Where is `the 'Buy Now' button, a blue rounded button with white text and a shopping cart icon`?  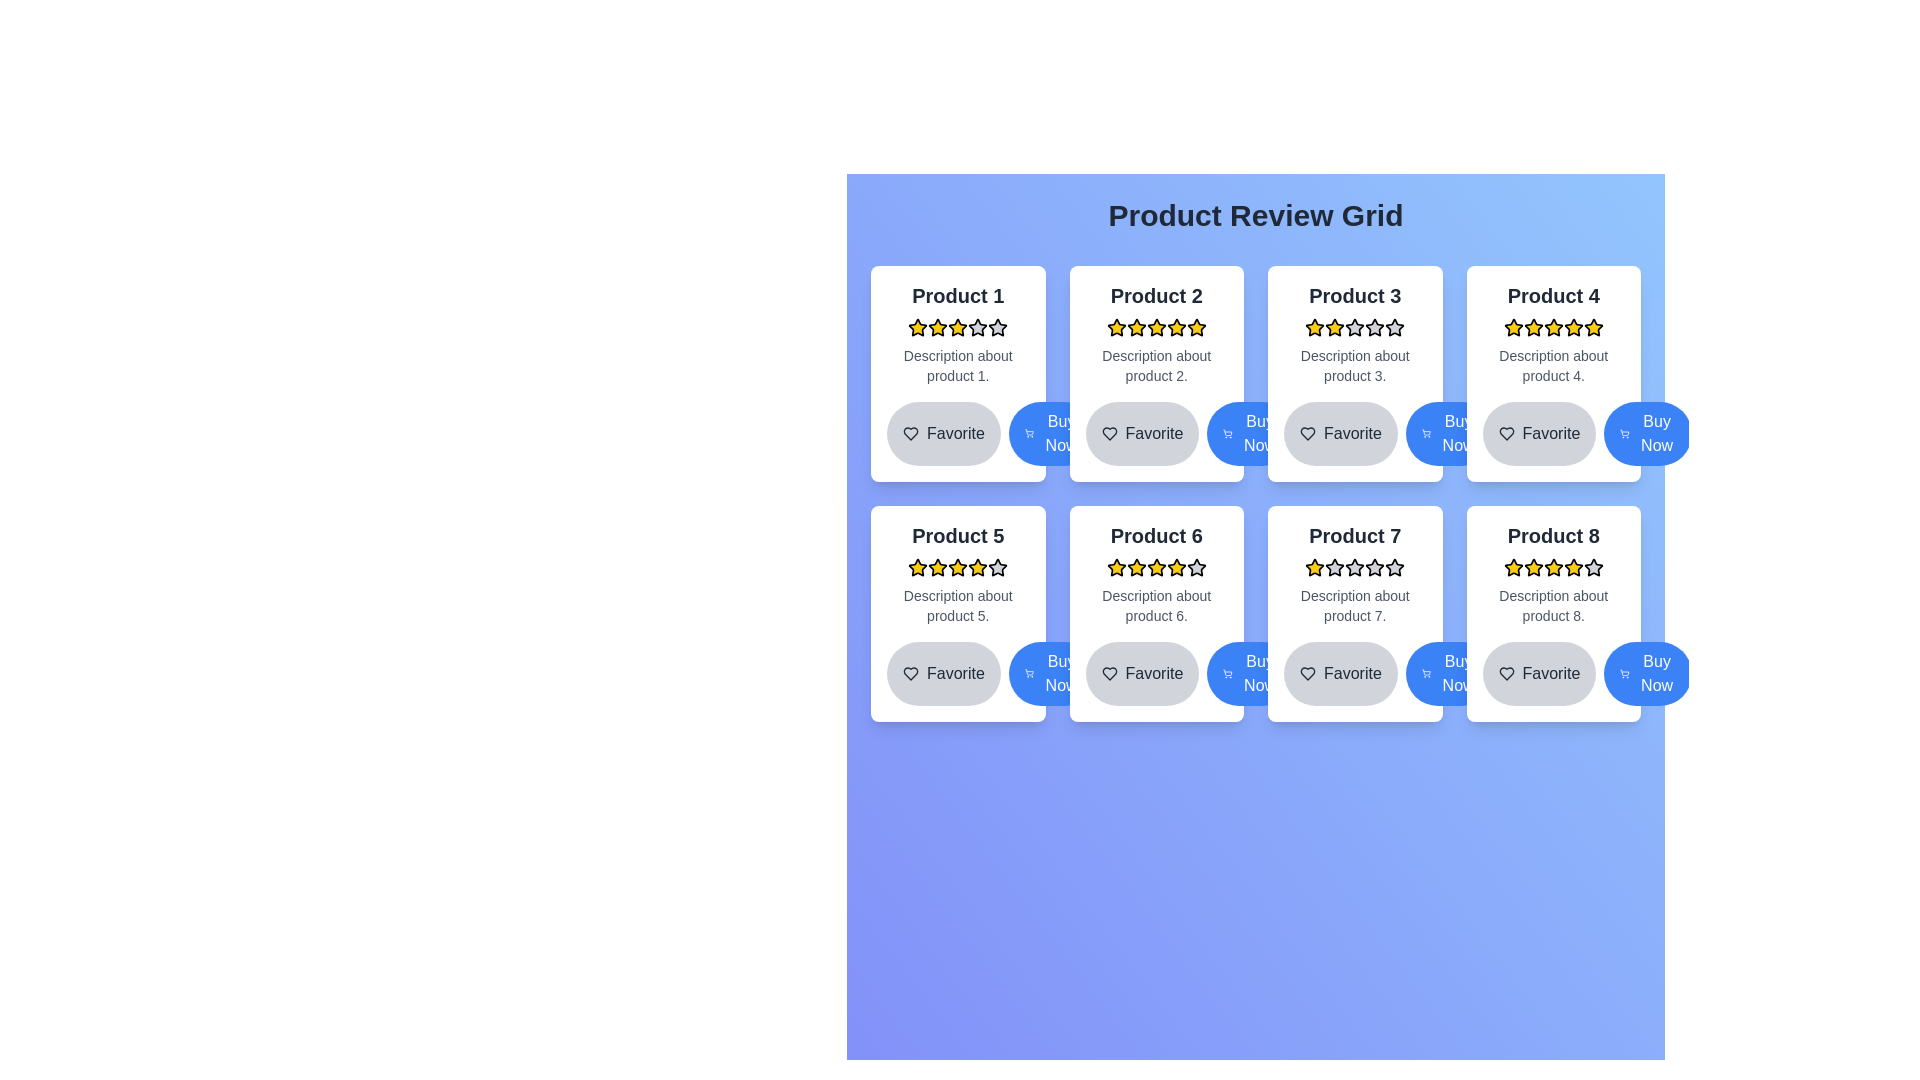
the 'Buy Now' button, a blue rounded button with white text and a shopping cart icon is located at coordinates (1051, 433).